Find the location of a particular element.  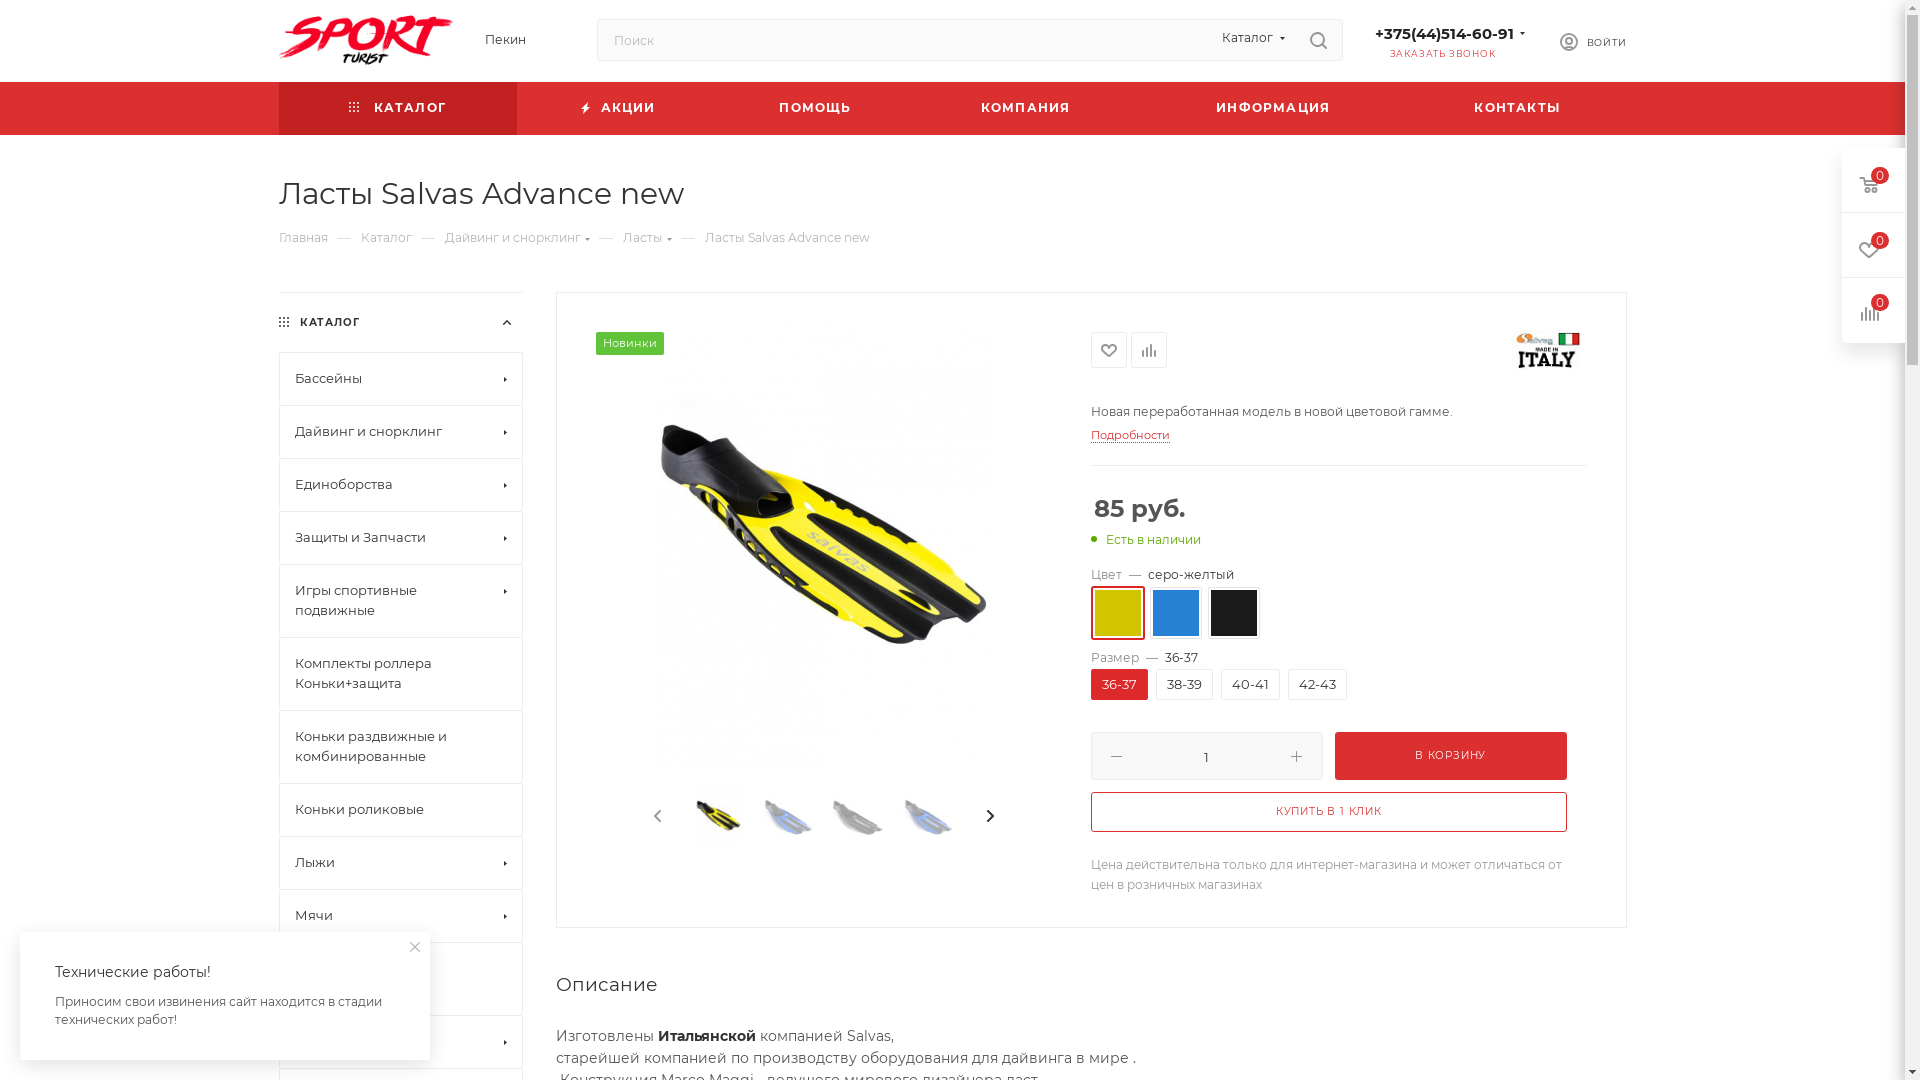

'+375(44)514-60-91' is located at coordinates (1443, 33).